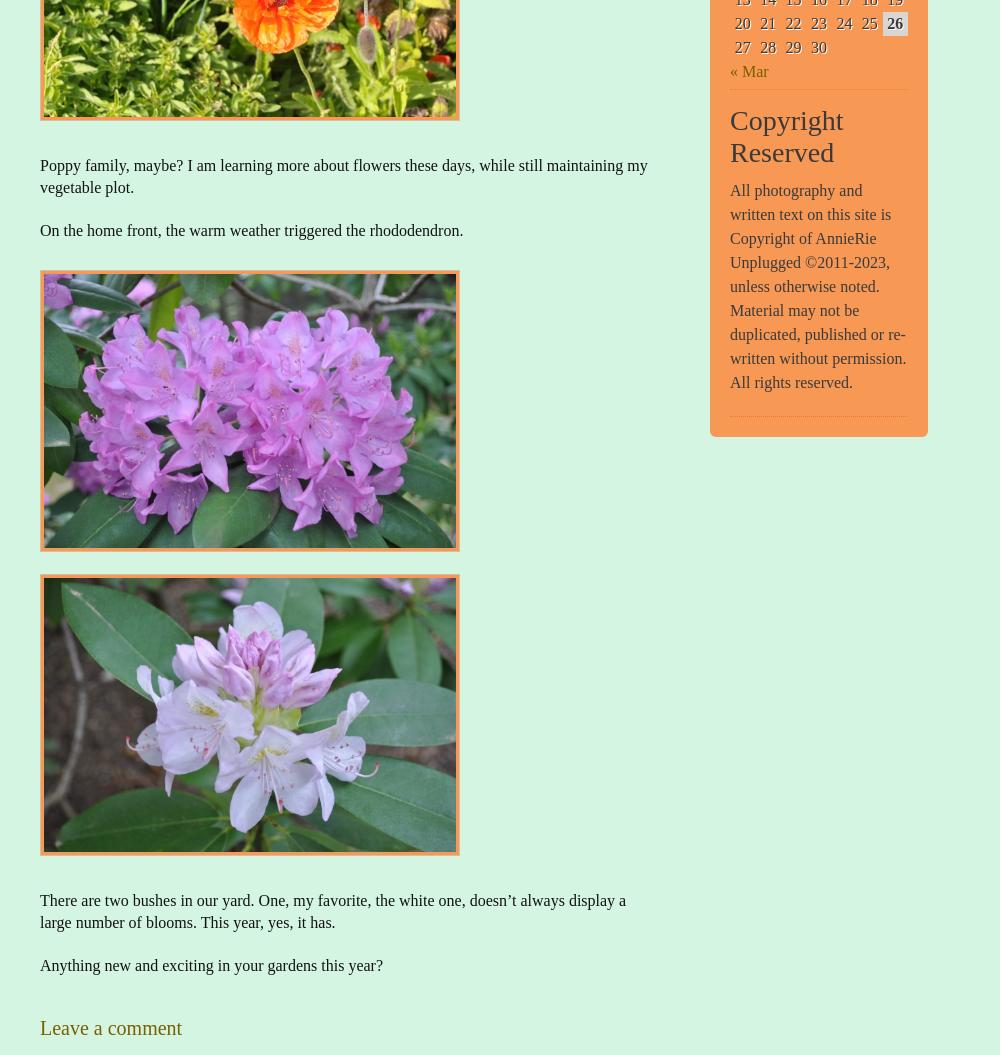  What do you see at coordinates (793, 22) in the screenshot?
I see `'22'` at bounding box center [793, 22].